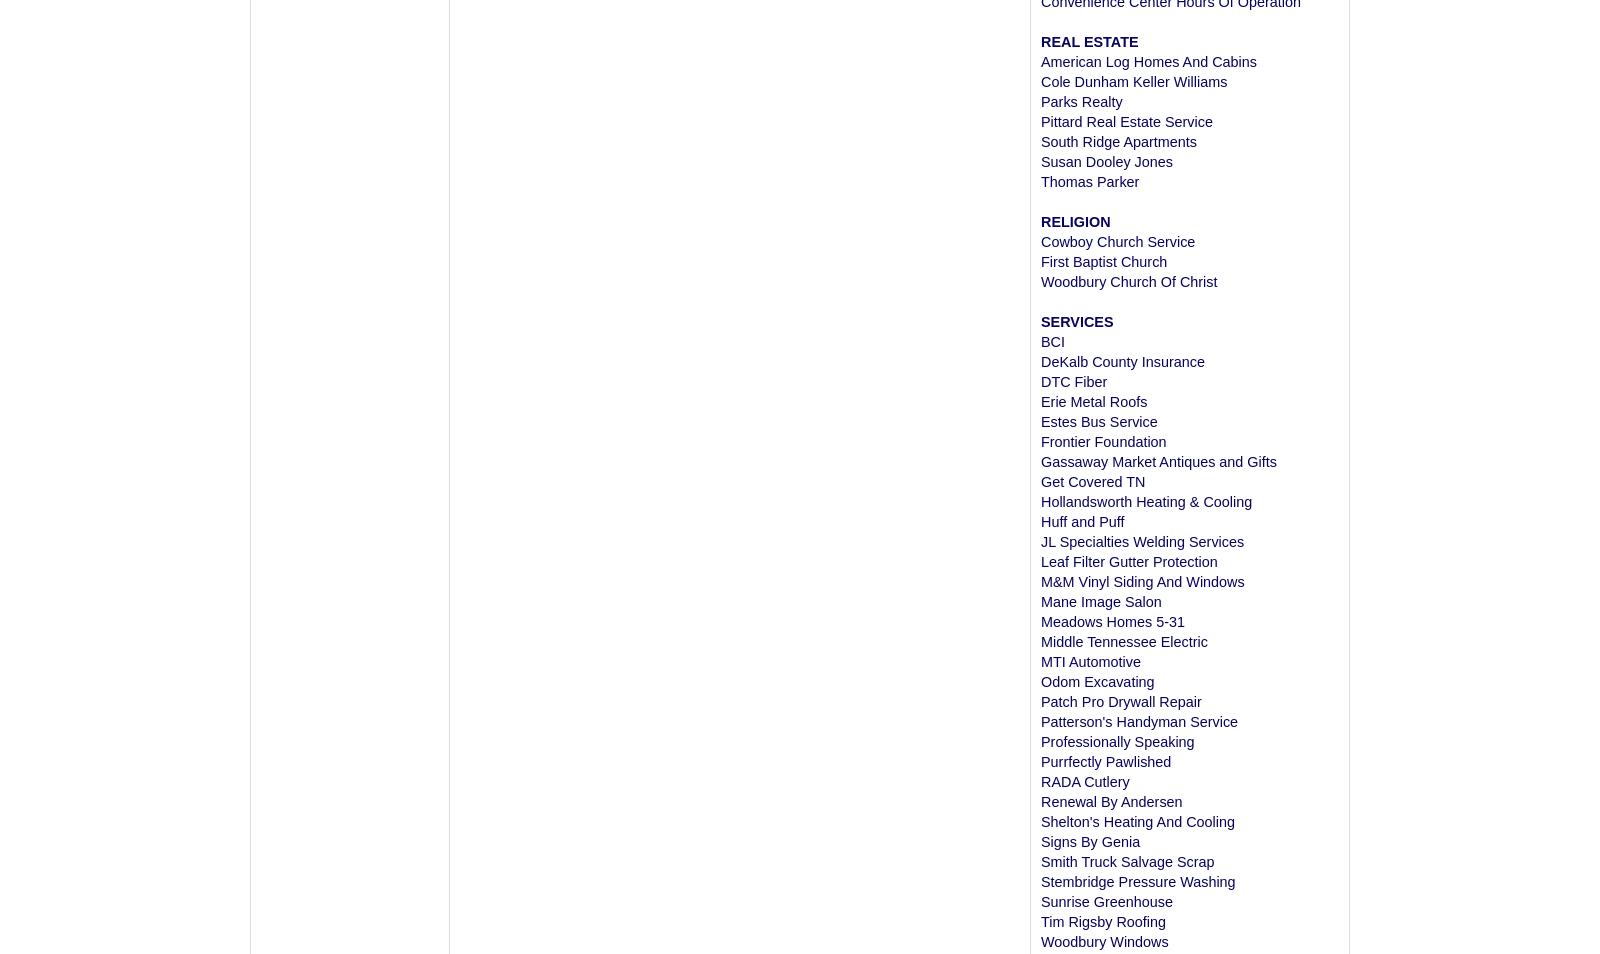 The width and height of the screenshot is (1600, 954). Describe the element at coordinates (1040, 641) in the screenshot. I see `'Middle Tennessee Electric'` at that location.